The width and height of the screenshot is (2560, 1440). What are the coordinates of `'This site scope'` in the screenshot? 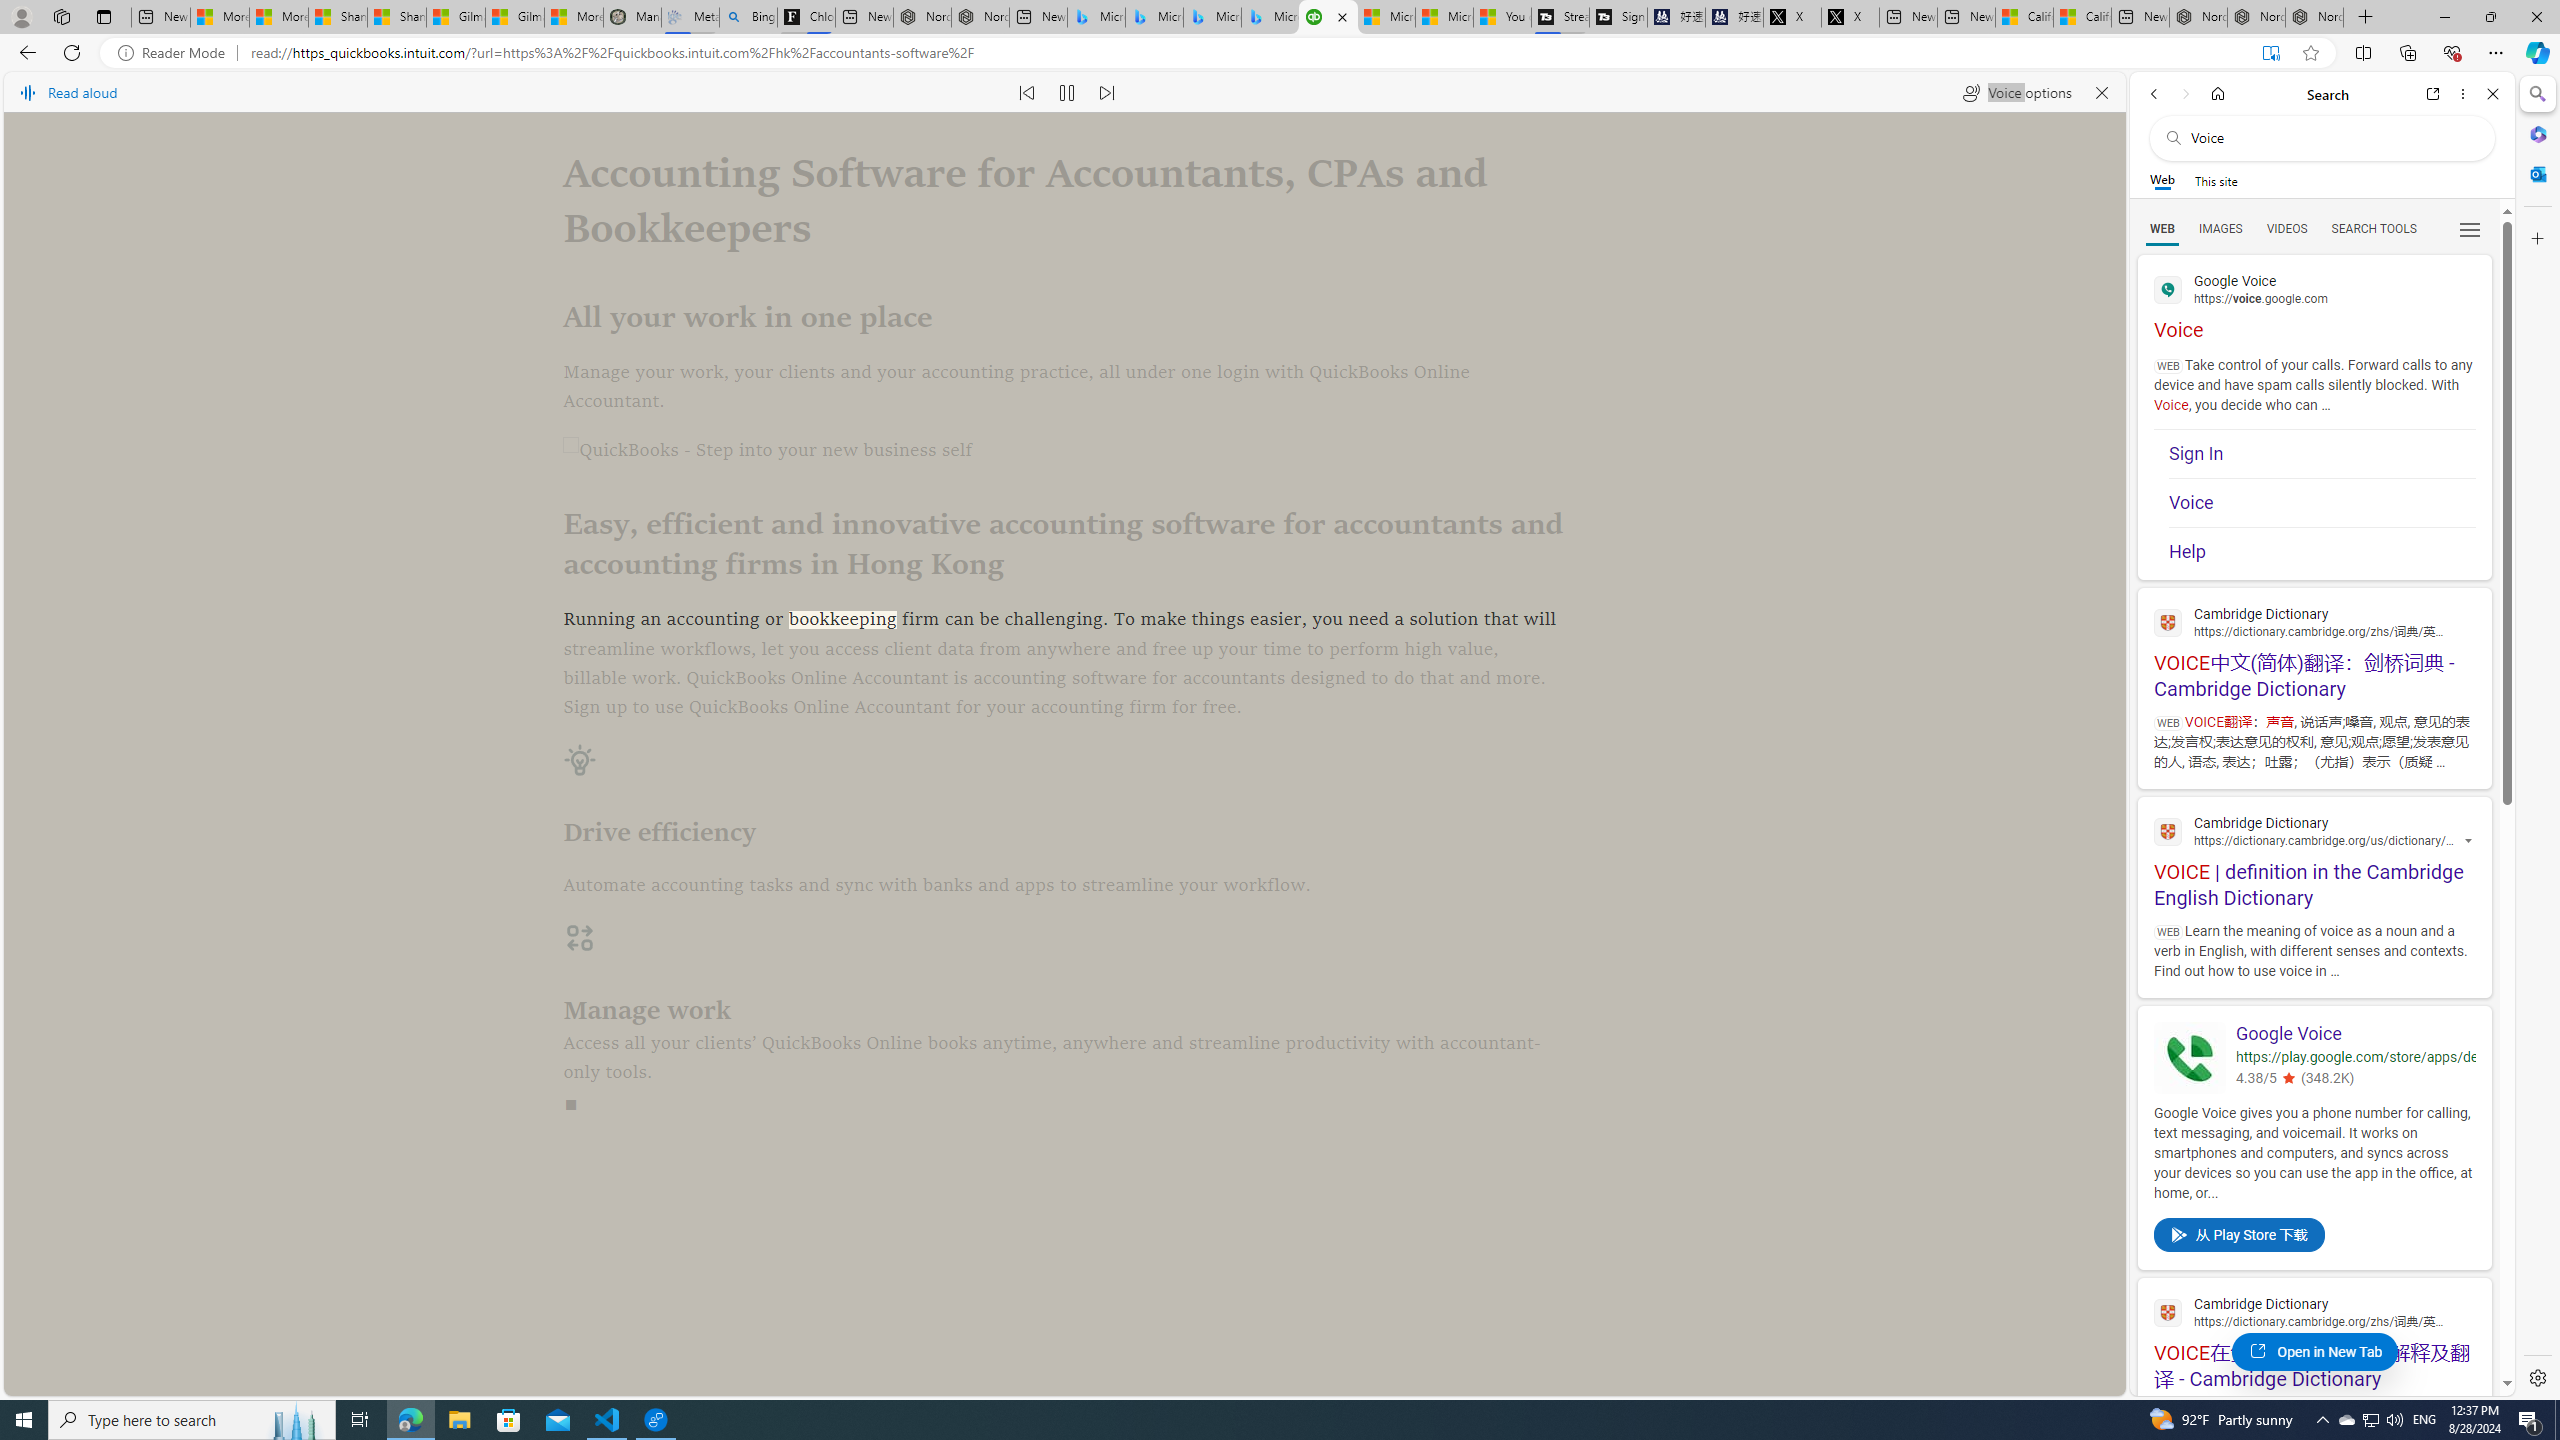 It's located at (2214, 180).